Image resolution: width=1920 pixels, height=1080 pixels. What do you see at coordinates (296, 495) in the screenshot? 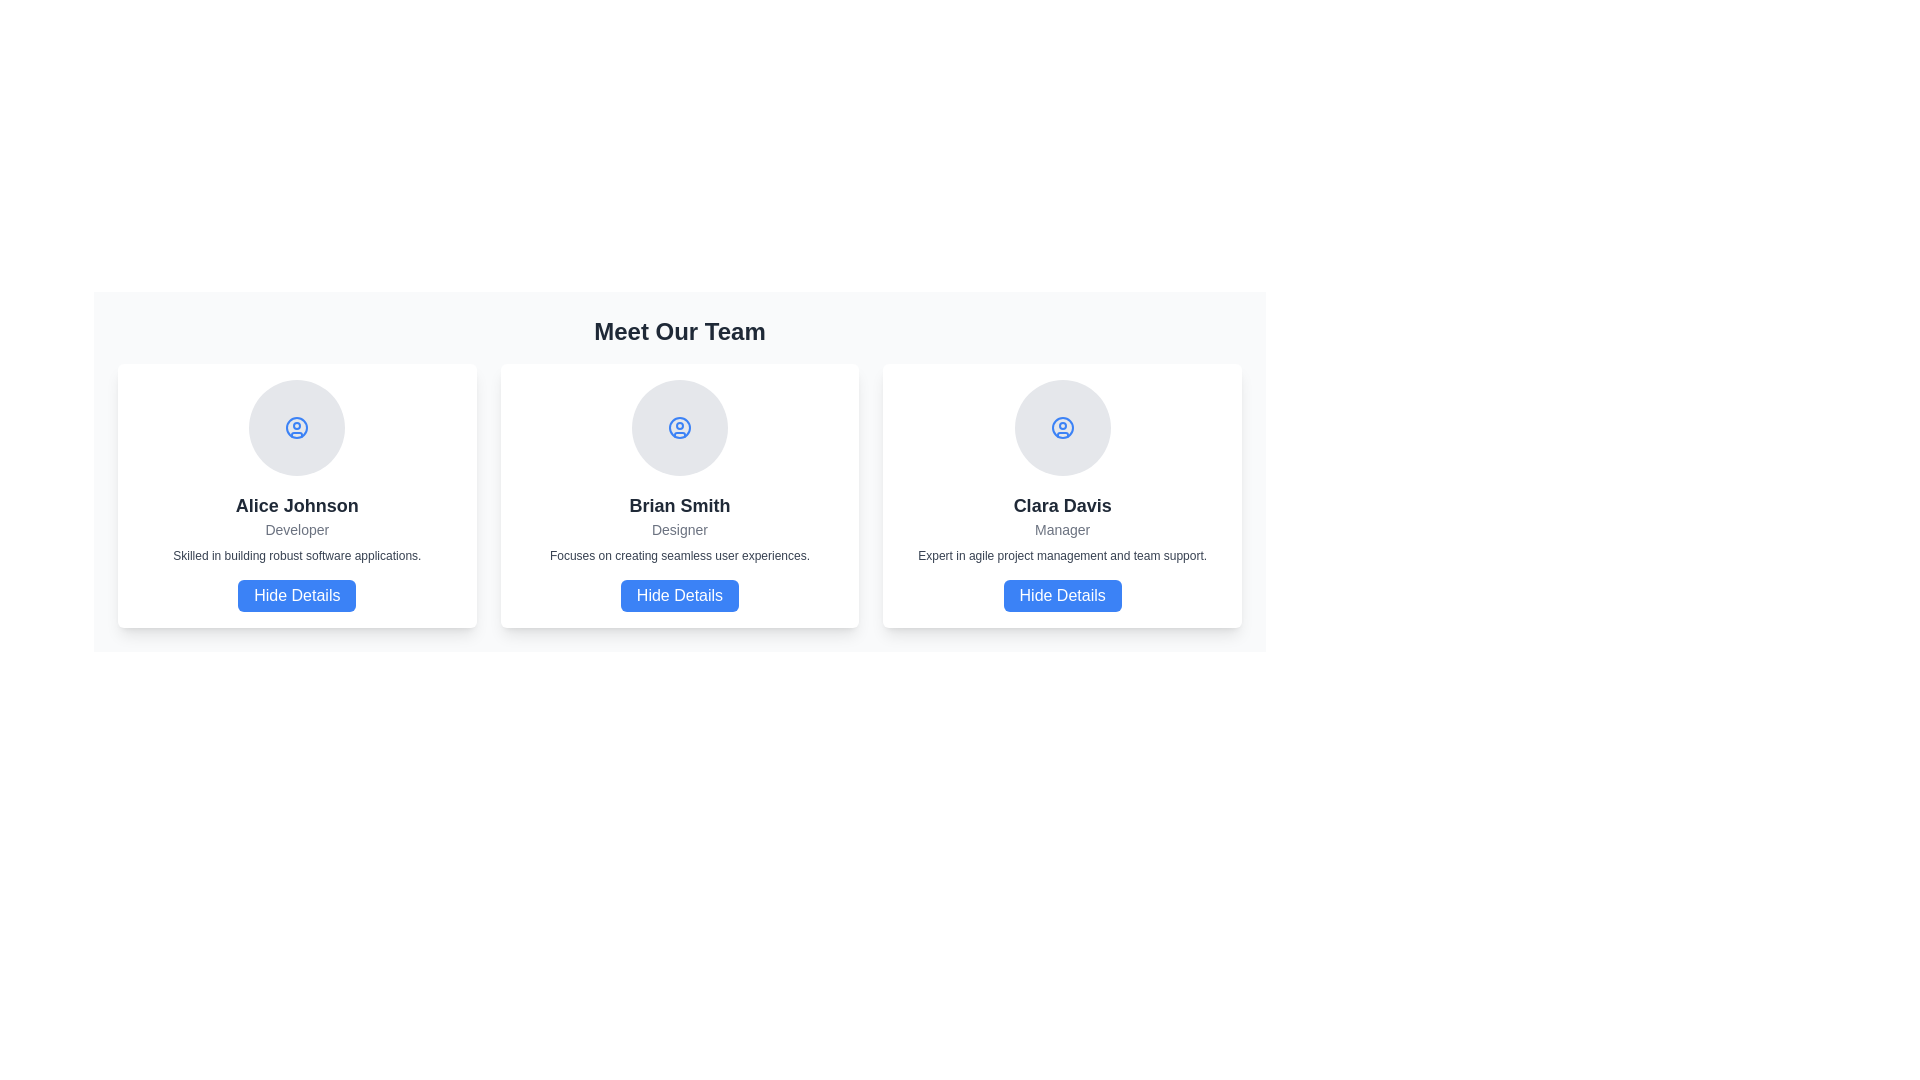
I see `the circular profile icon located at the top of the Profile card labeled 'Alice Johnson'` at bounding box center [296, 495].